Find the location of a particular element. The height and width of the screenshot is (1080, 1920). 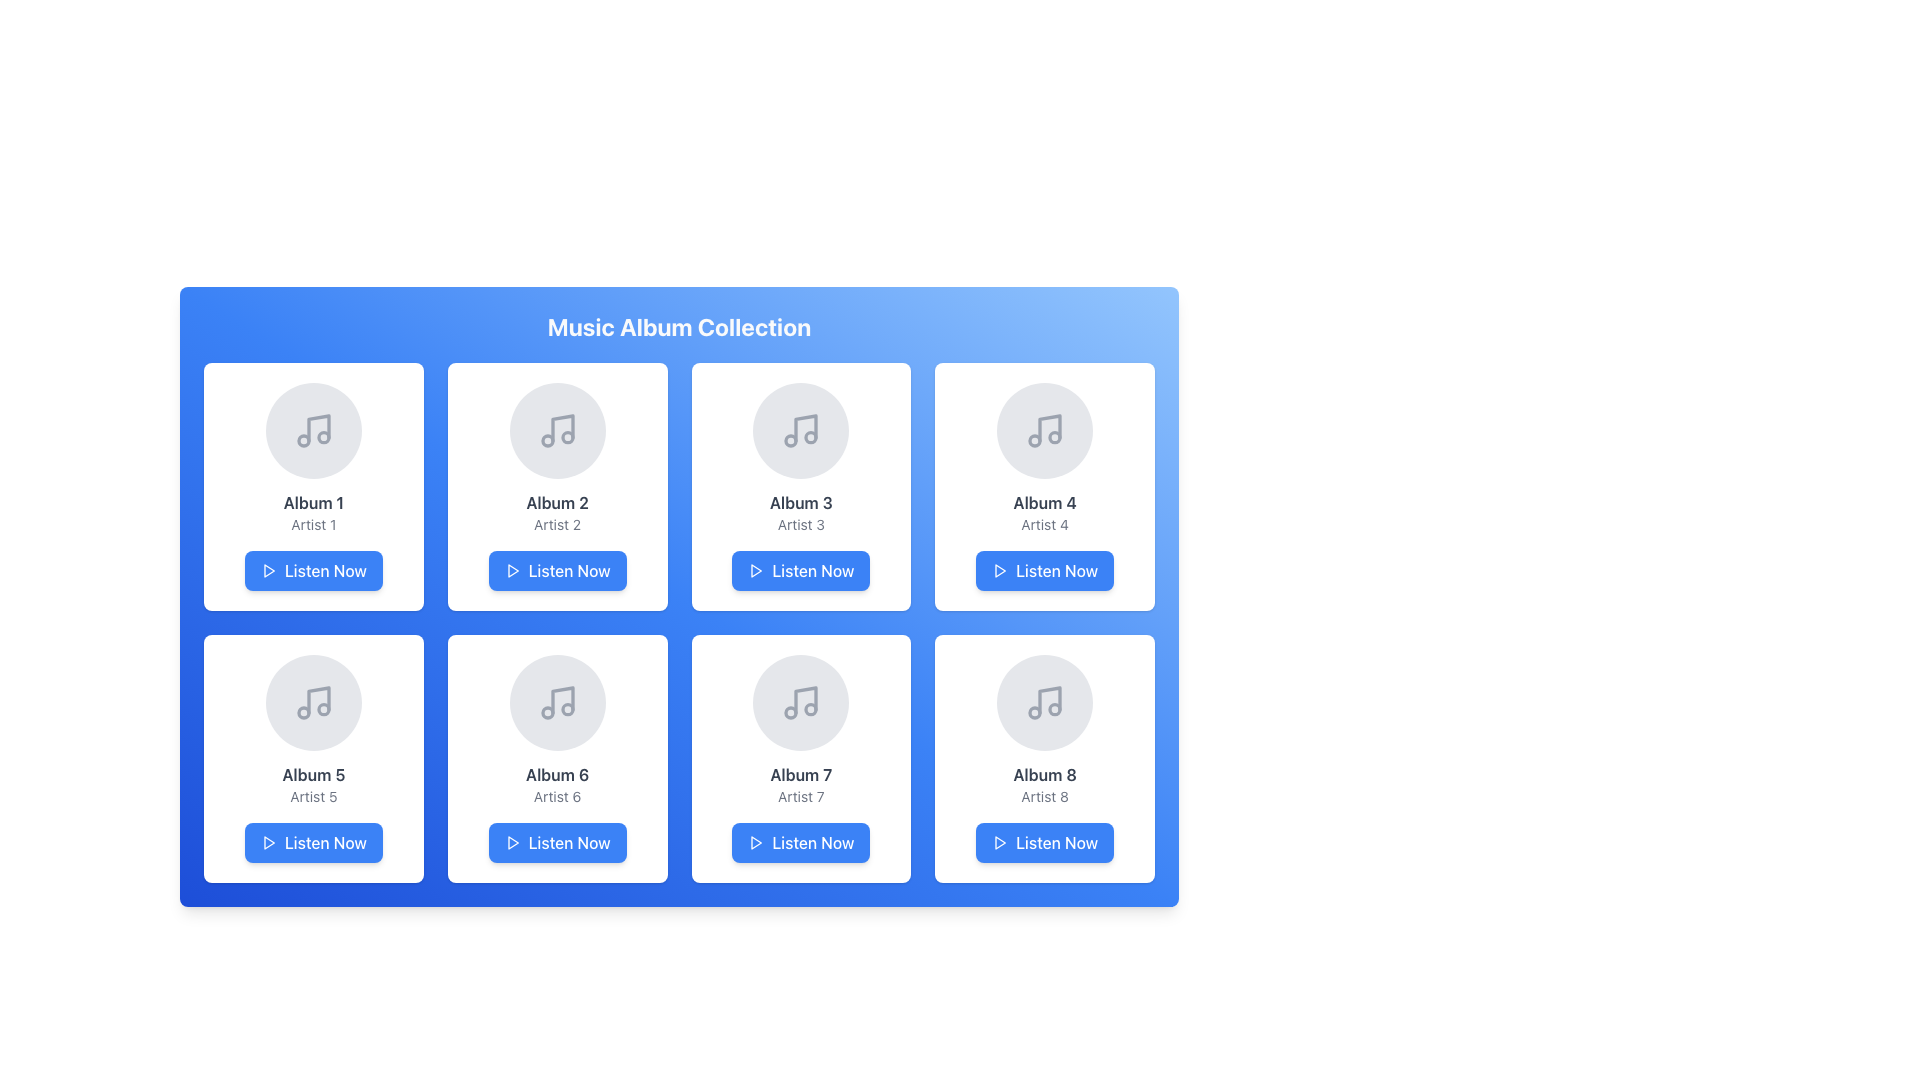

the decorative vector graphic element indicating a music-related theme, located near the center of the music note icon in the eighth album card is located at coordinates (1049, 699).